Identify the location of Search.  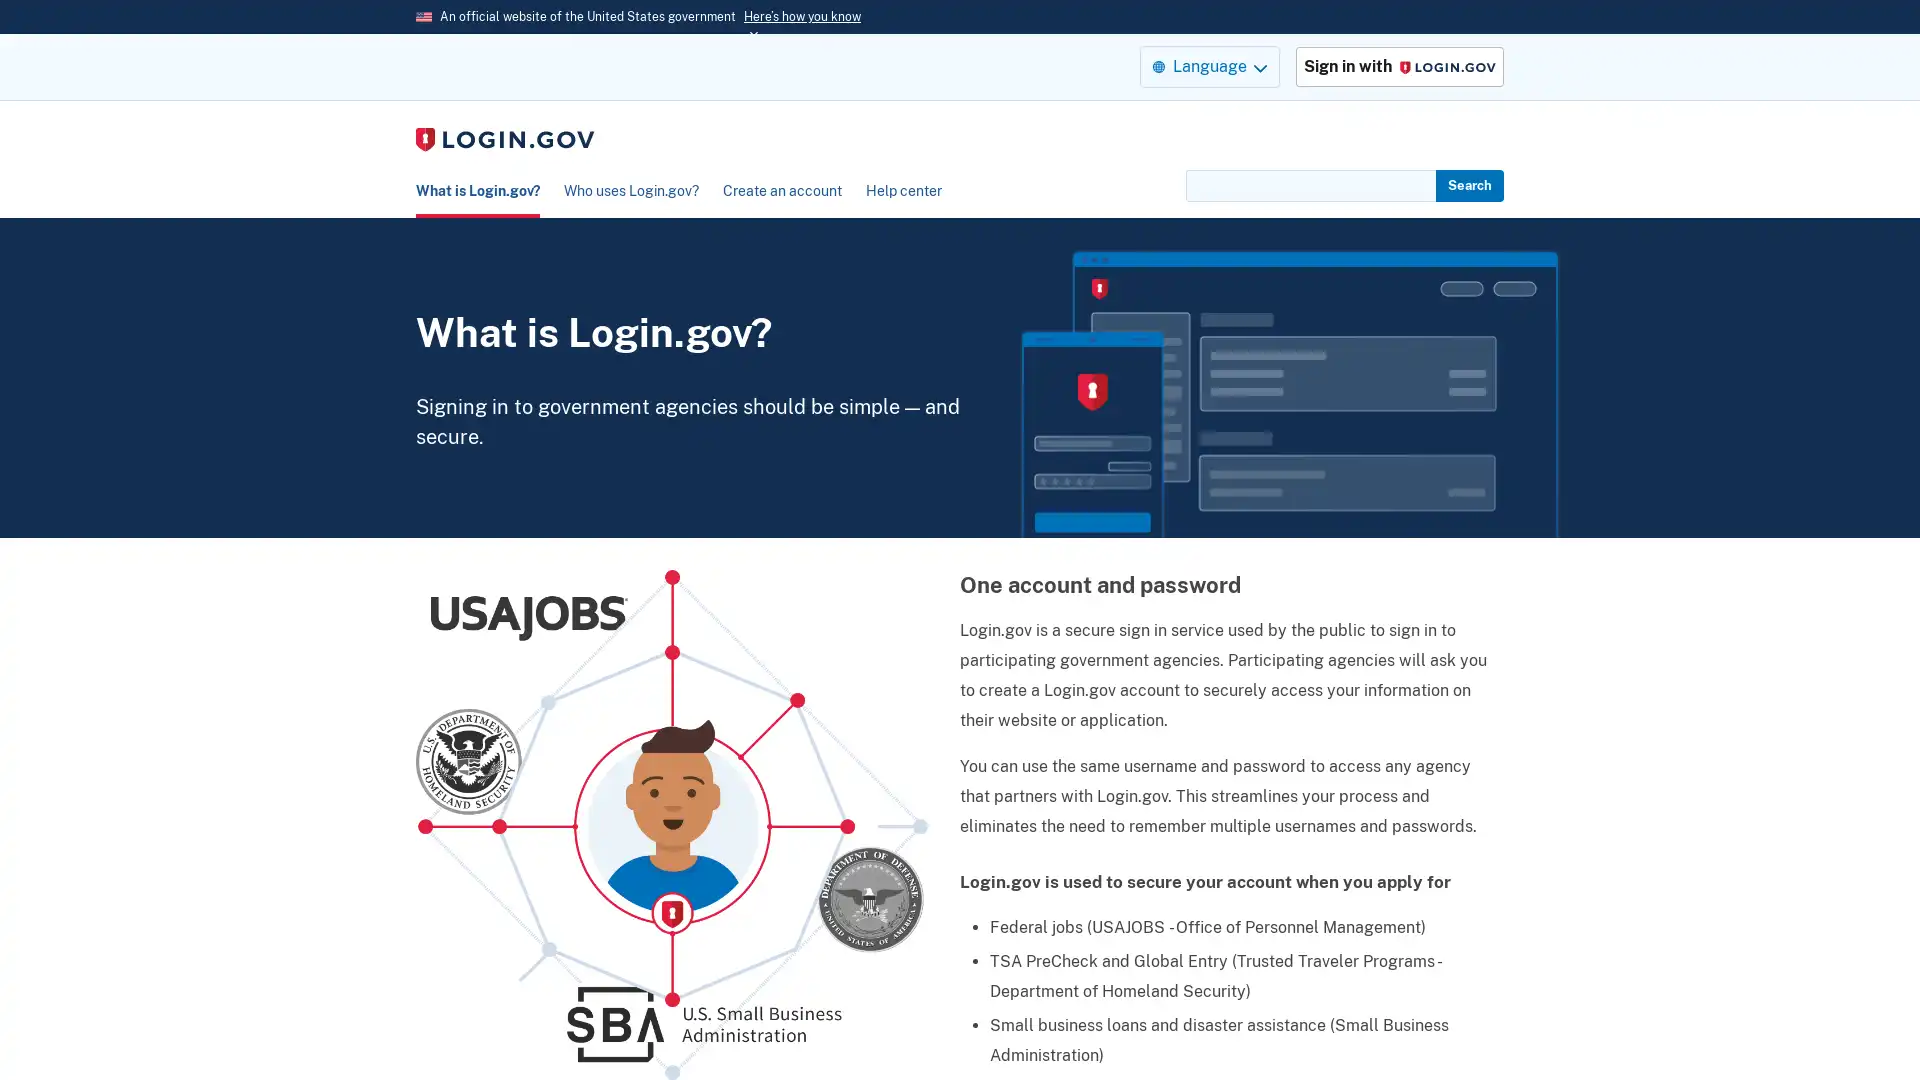
(1469, 185).